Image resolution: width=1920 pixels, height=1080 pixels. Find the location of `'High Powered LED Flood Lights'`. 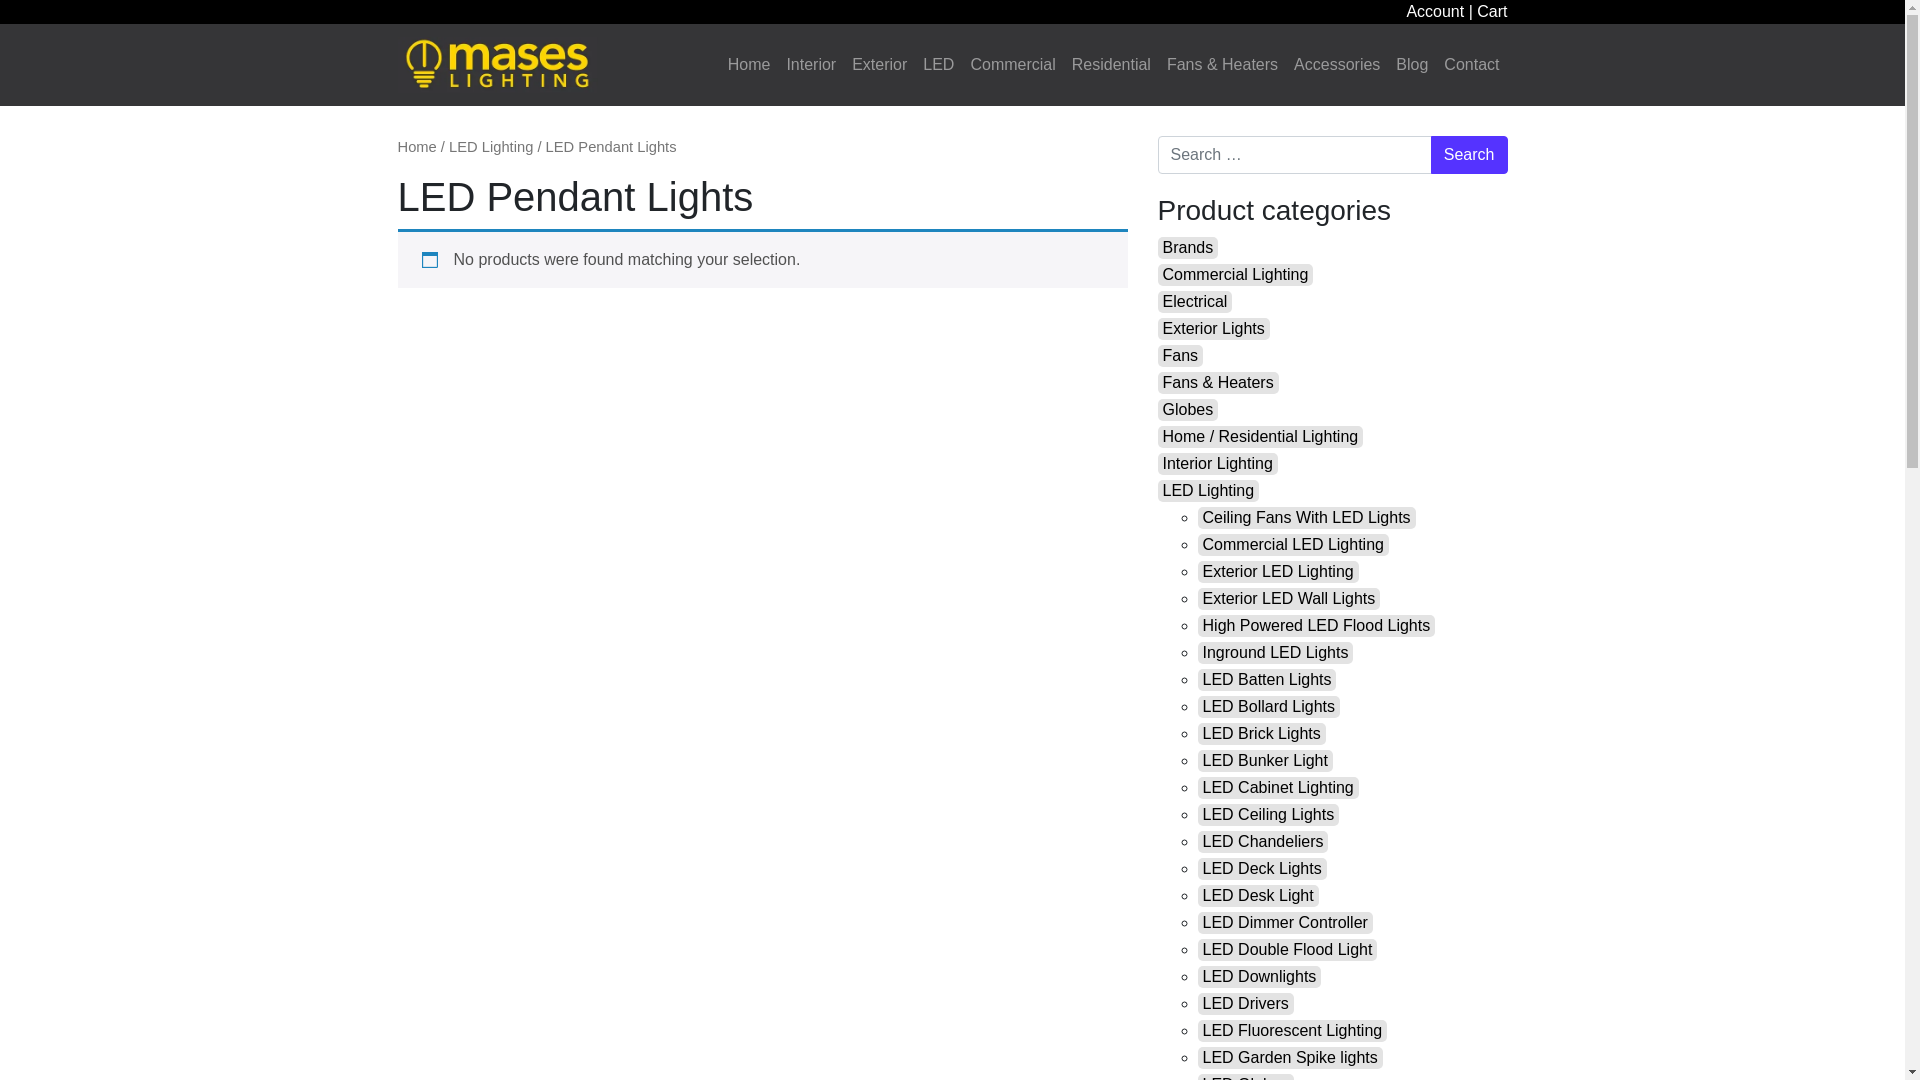

'High Powered LED Flood Lights' is located at coordinates (1316, 624).